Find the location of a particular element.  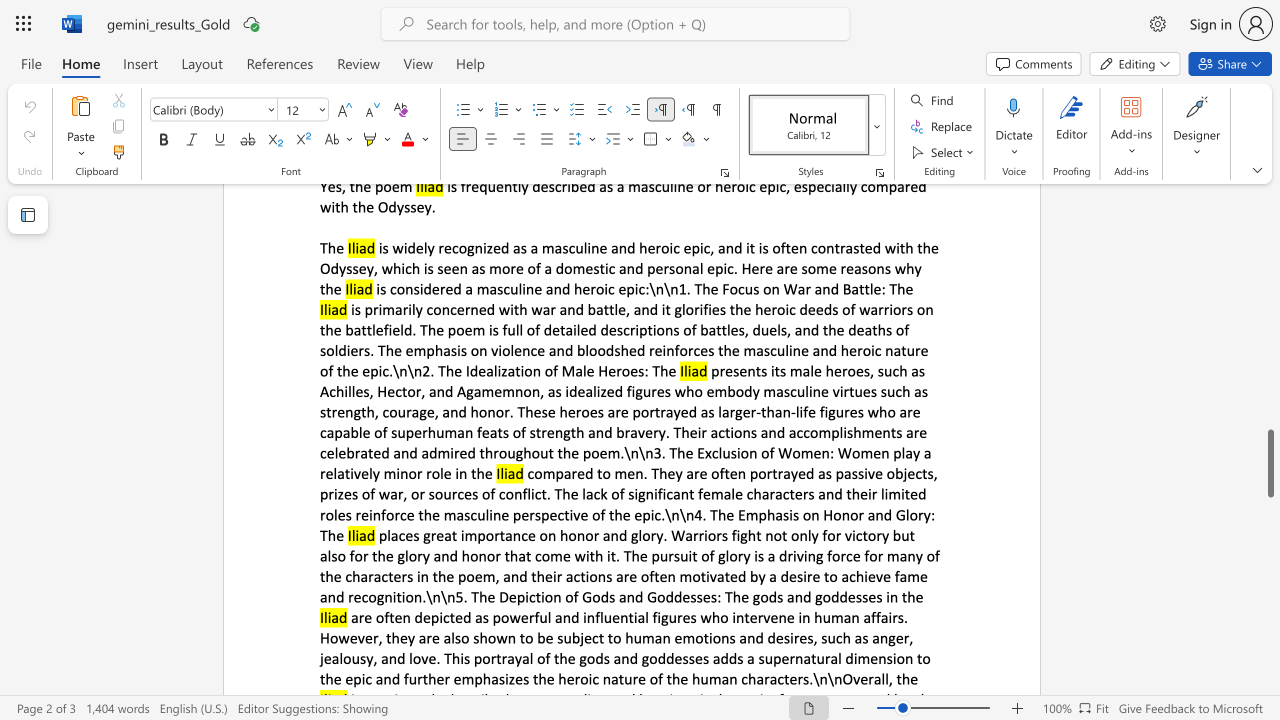

the scrollbar to move the page up is located at coordinates (1269, 270).